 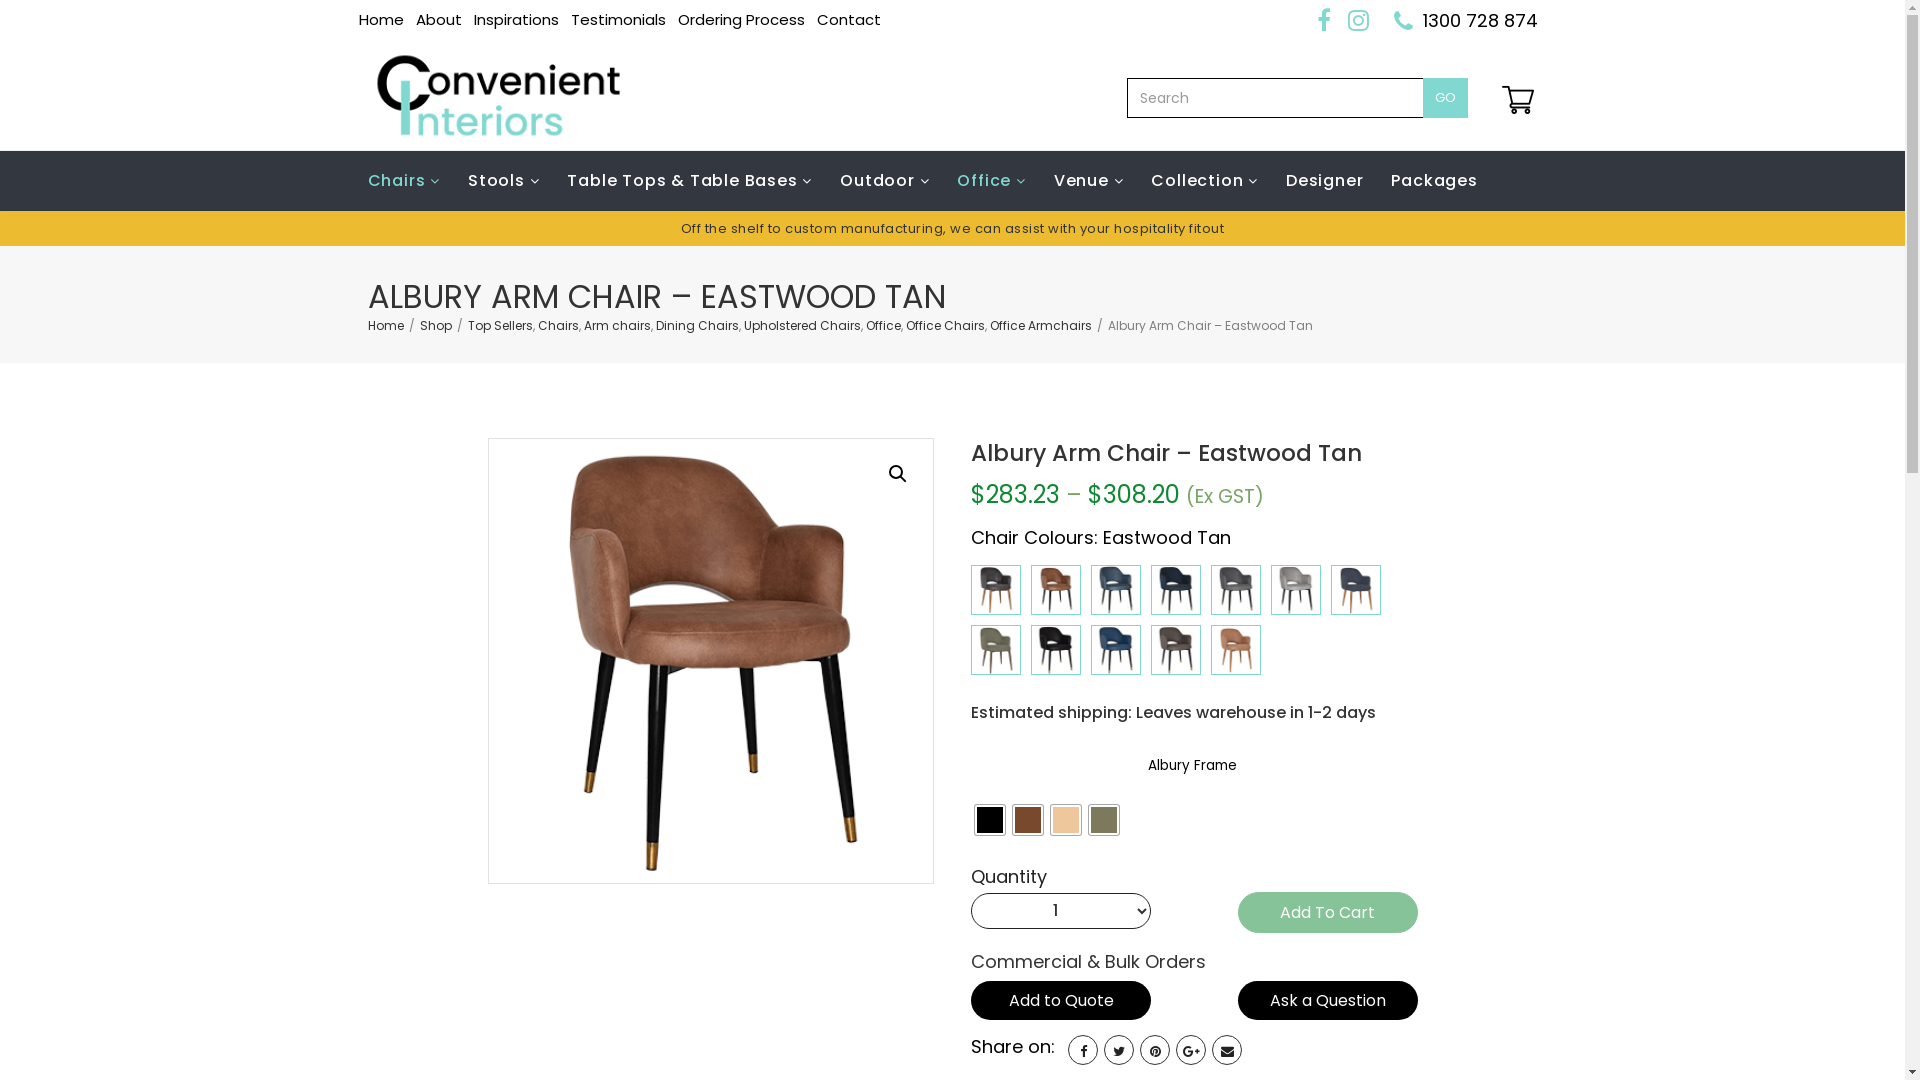 What do you see at coordinates (697, 324) in the screenshot?
I see `'Dining Chairs'` at bounding box center [697, 324].